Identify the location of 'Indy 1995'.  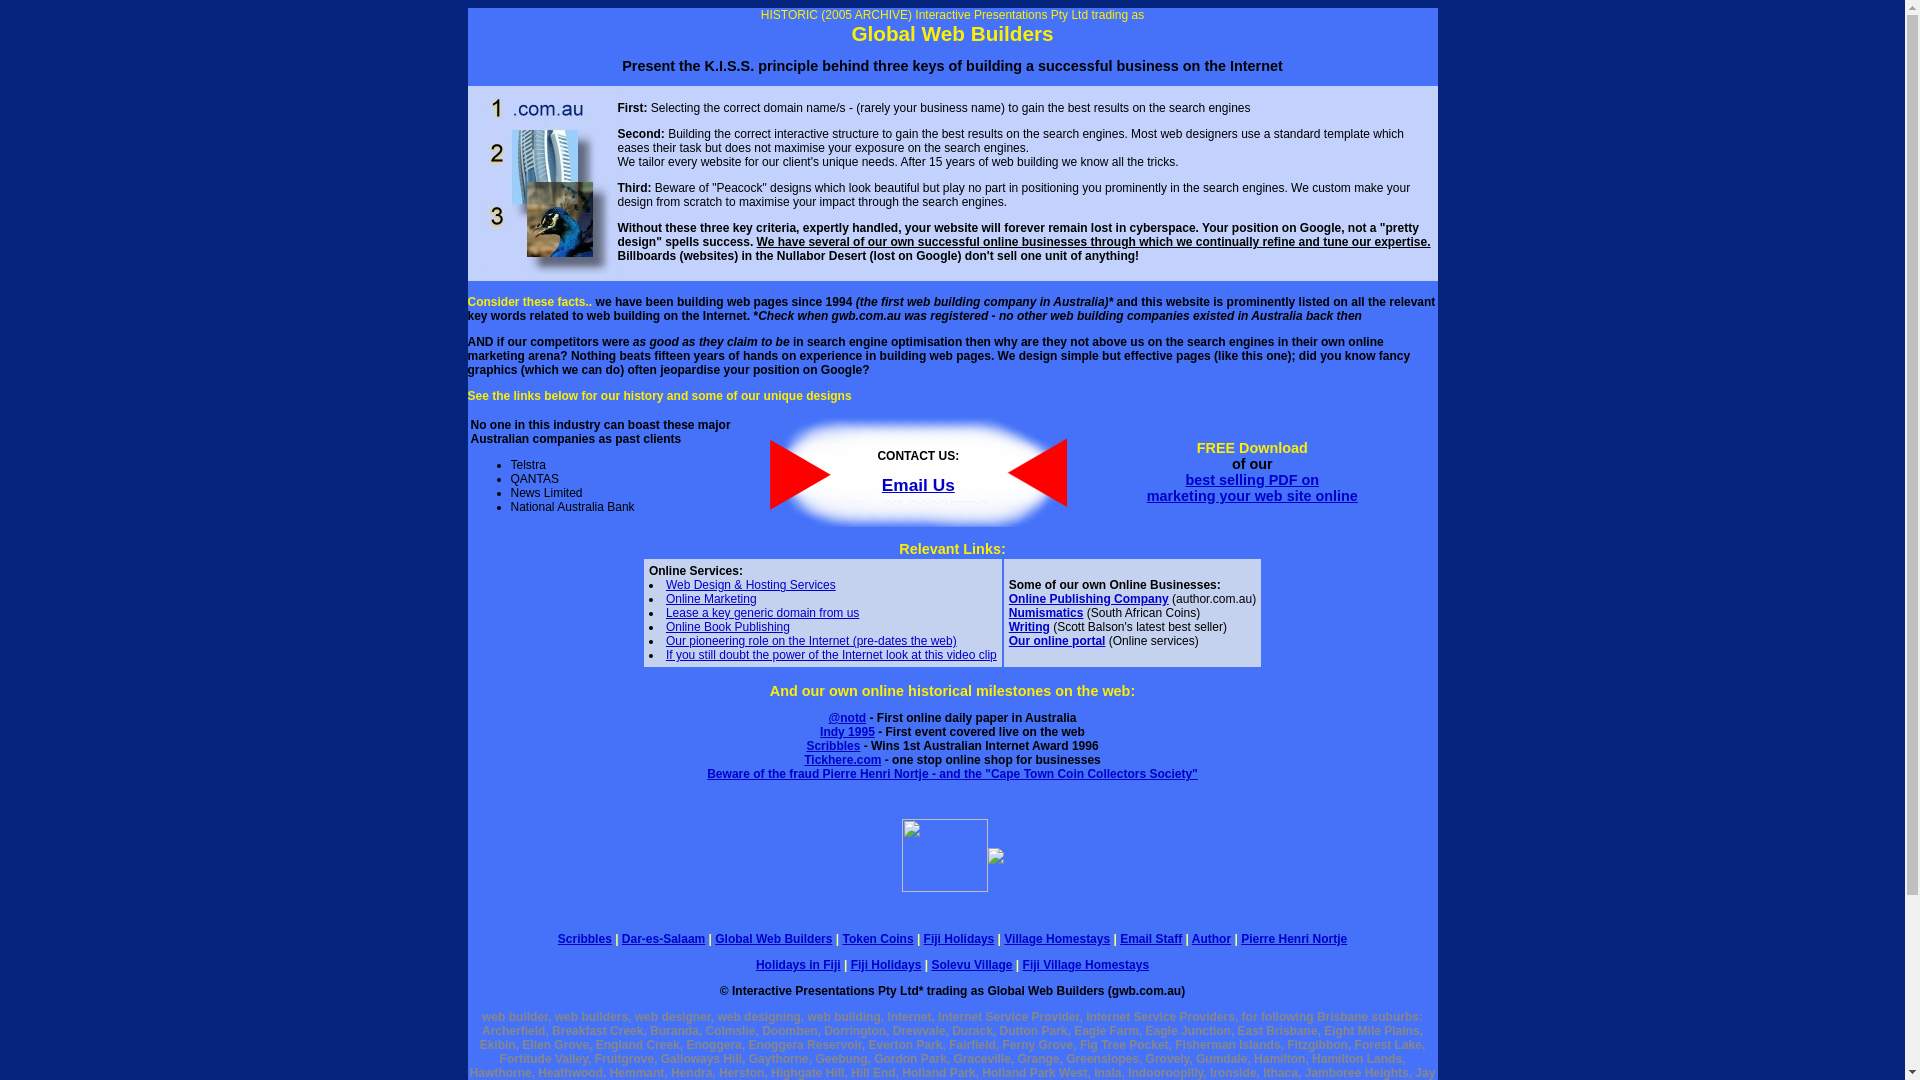
(847, 732).